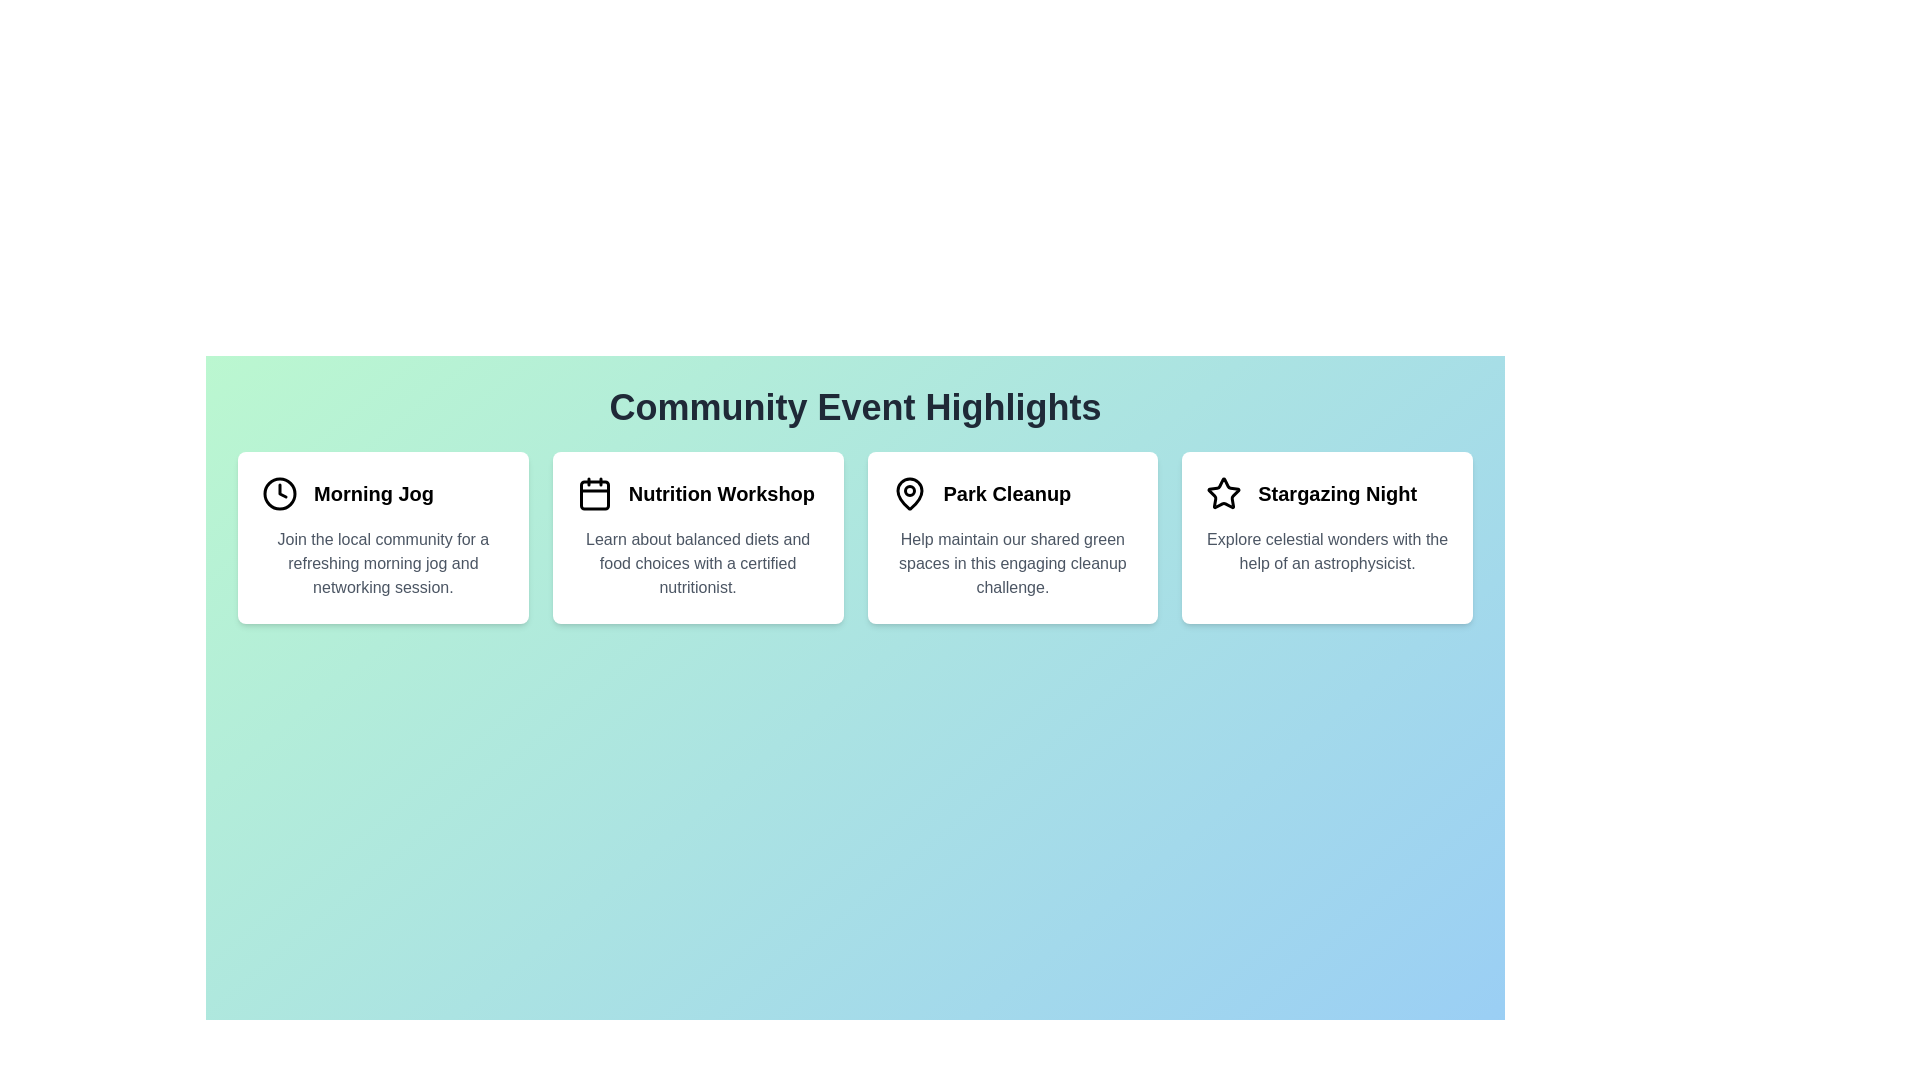  Describe the element at coordinates (855, 407) in the screenshot. I see `and interpret the text from the heading labeled 'Community Event Highlights', which is a bold, large gray font centered above the event details grid` at that location.